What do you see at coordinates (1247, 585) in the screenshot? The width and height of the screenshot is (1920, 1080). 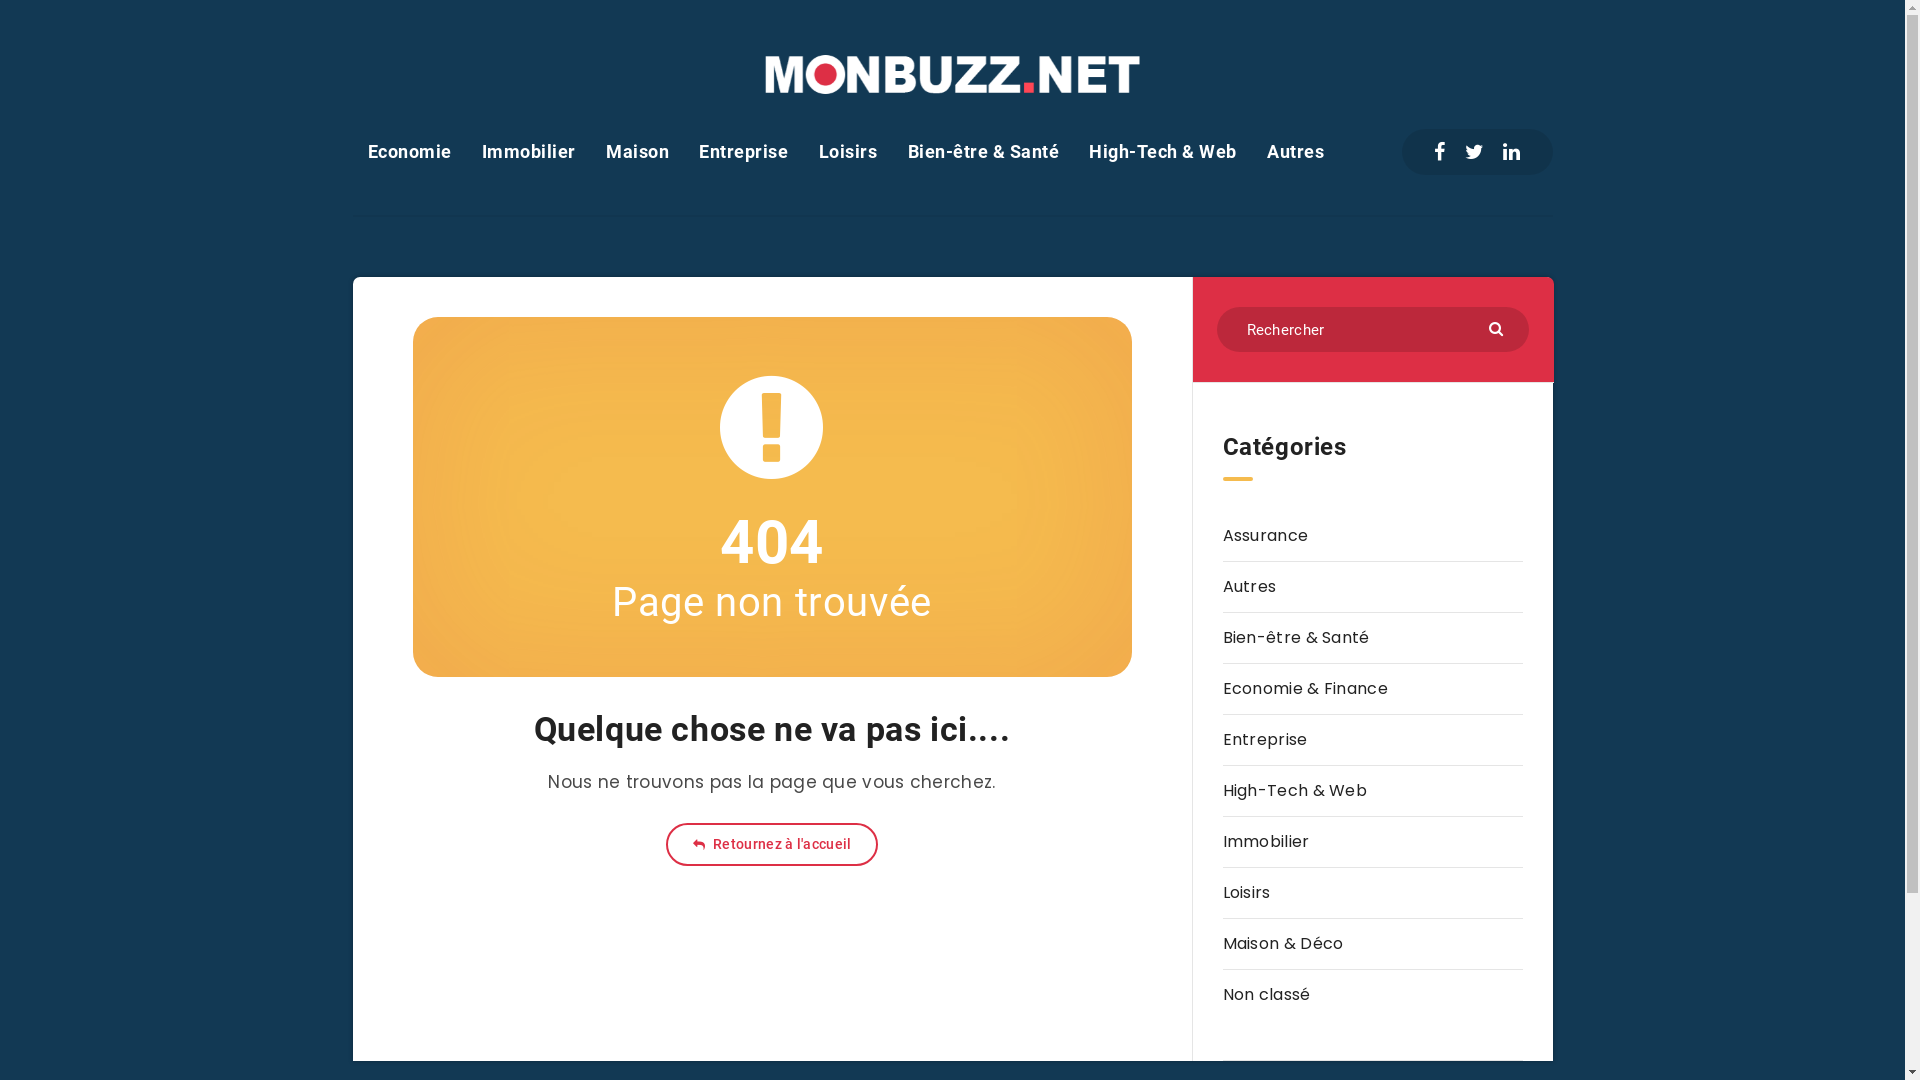 I see `'Autres'` at bounding box center [1247, 585].